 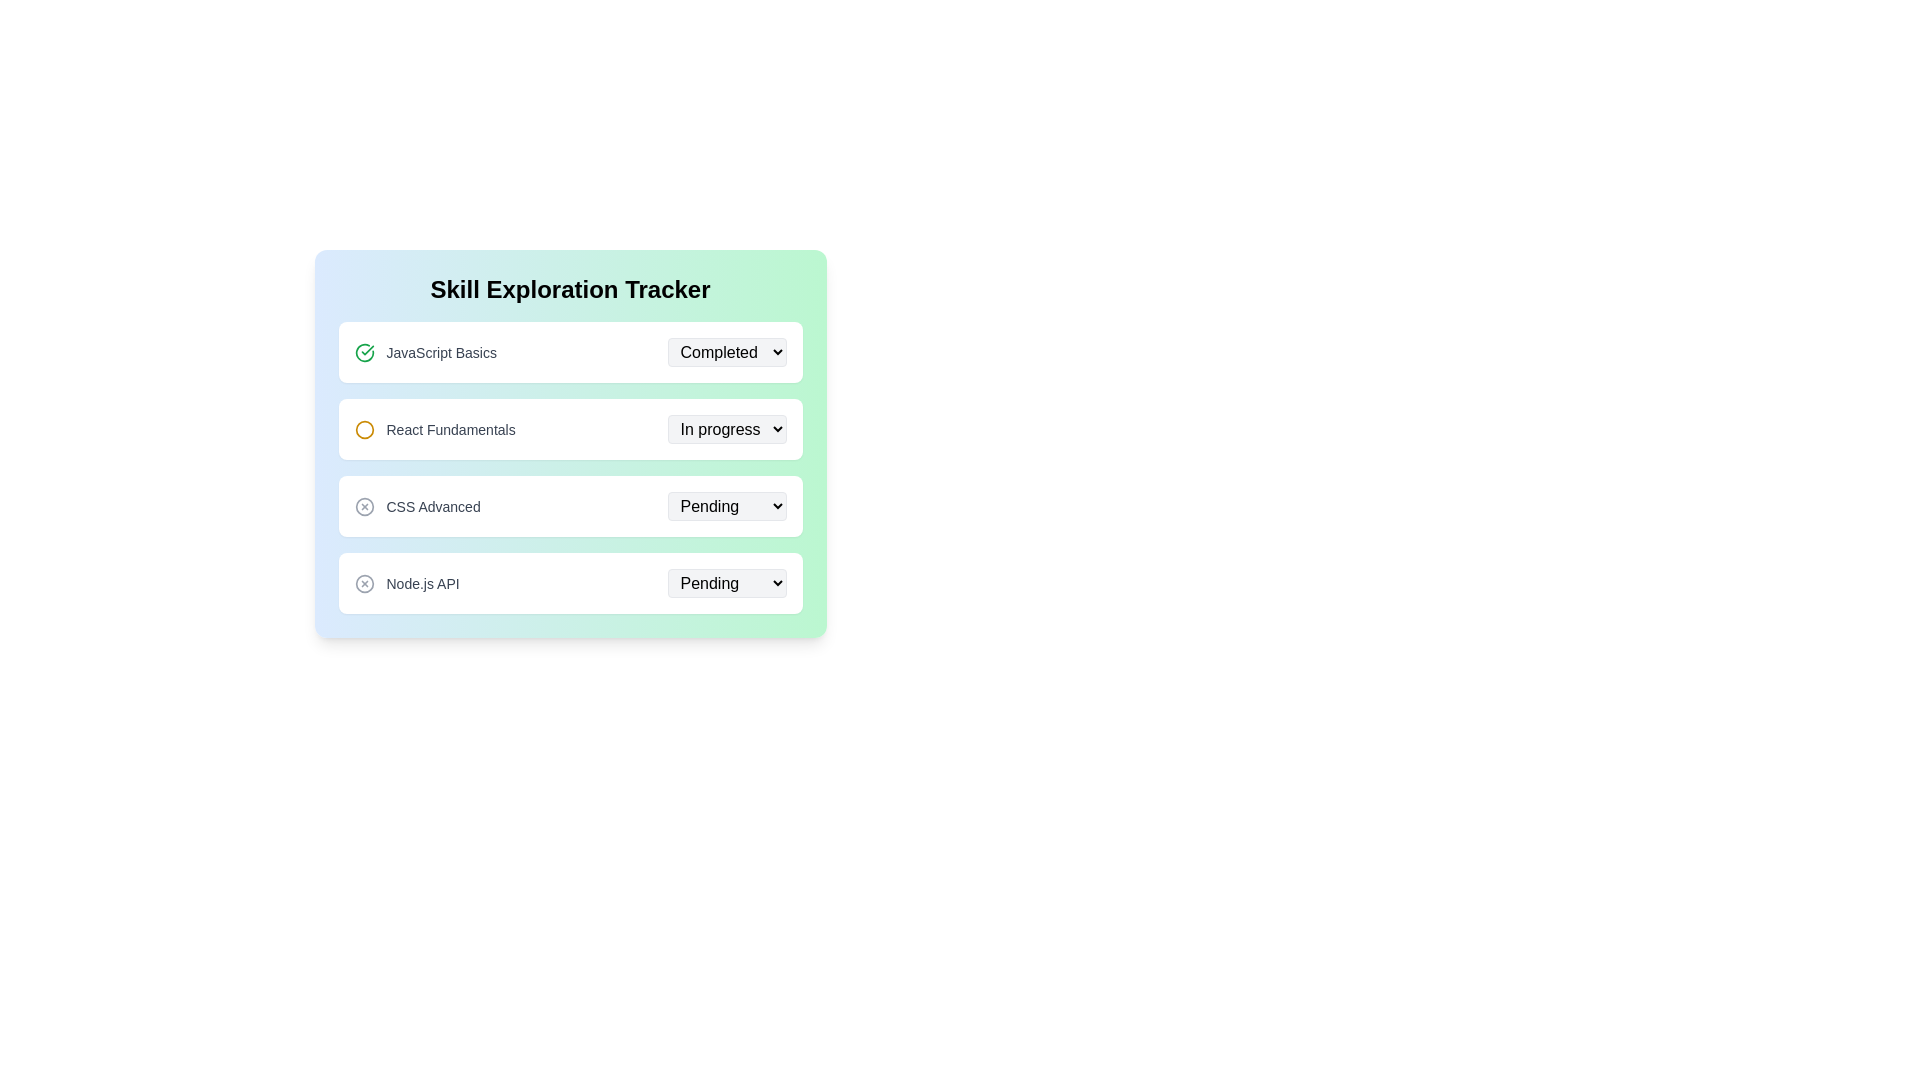 I want to click on the Static Text Label describing the 'React Fundamentals' skill in the Skill Exploration Tracker section, which is the second item in a vertical list of skill entries, so click(x=450, y=428).